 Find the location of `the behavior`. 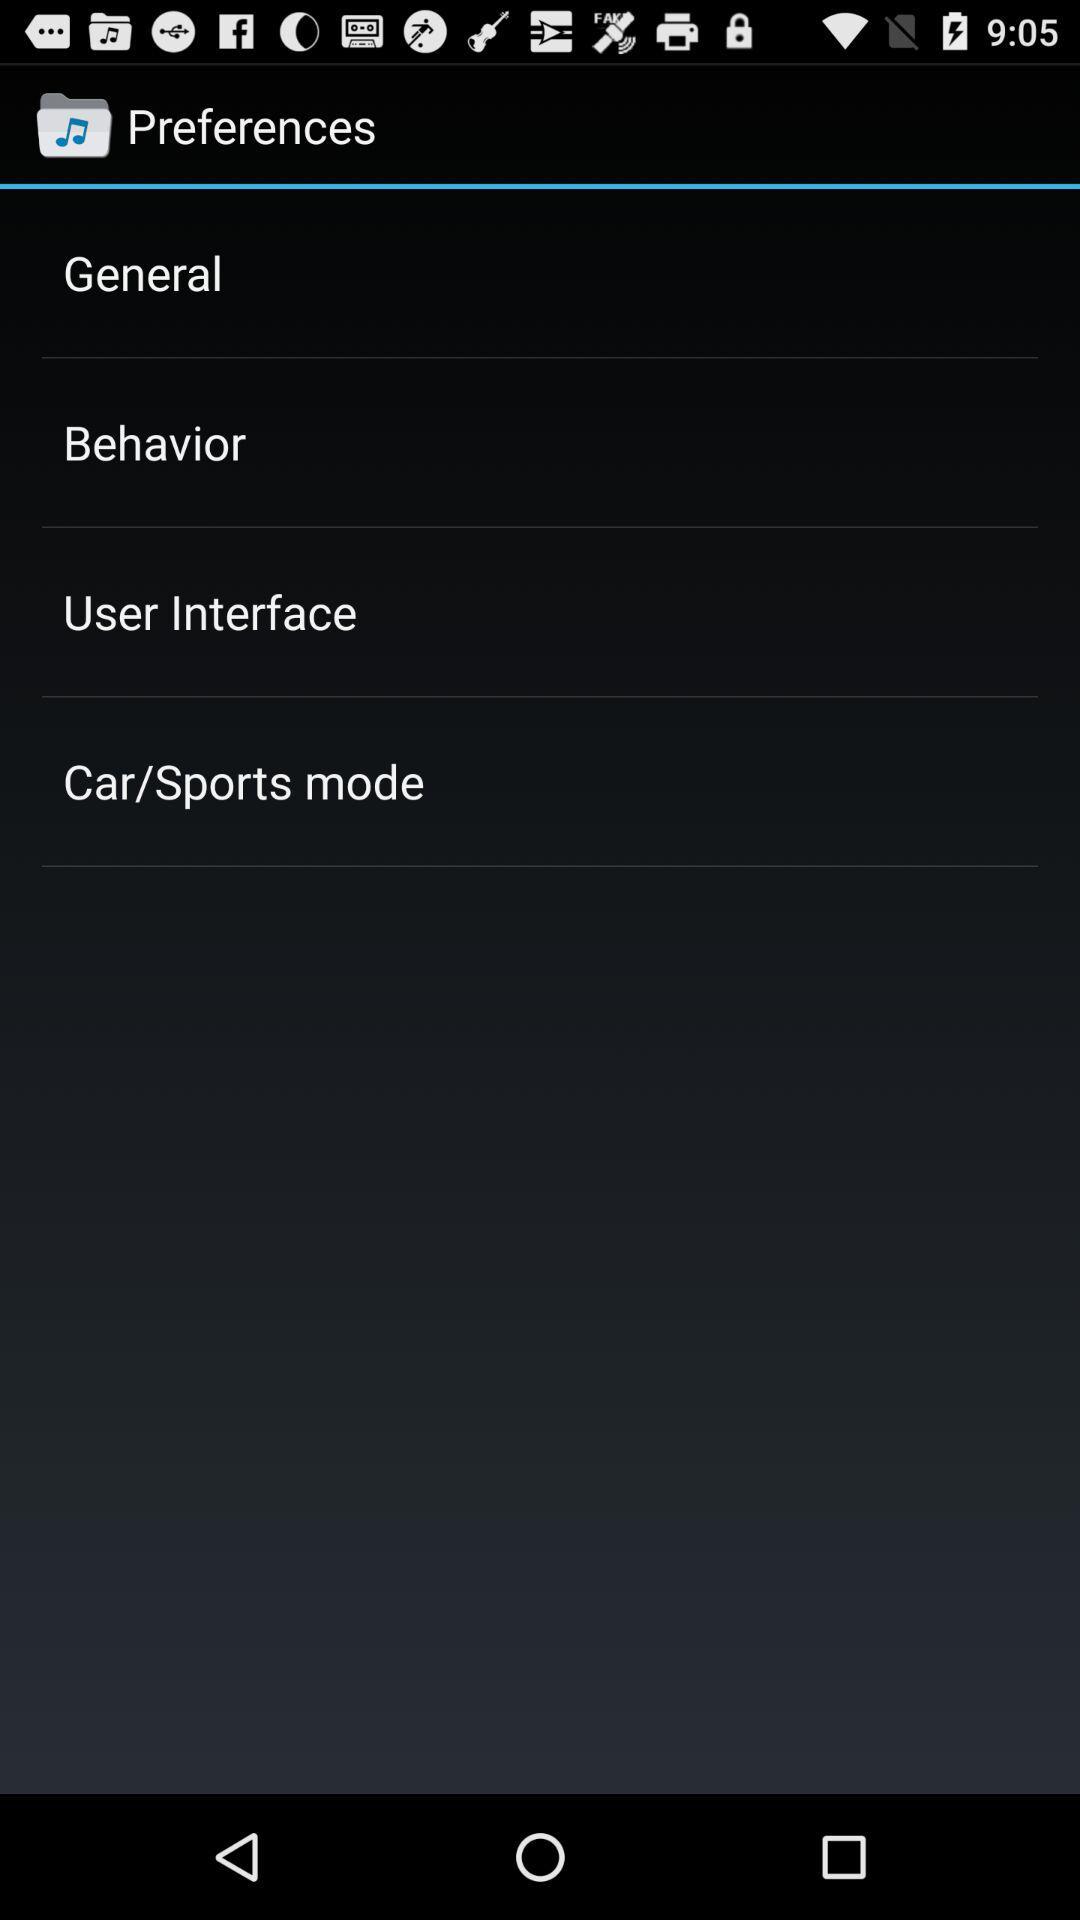

the behavior is located at coordinates (153, 441).